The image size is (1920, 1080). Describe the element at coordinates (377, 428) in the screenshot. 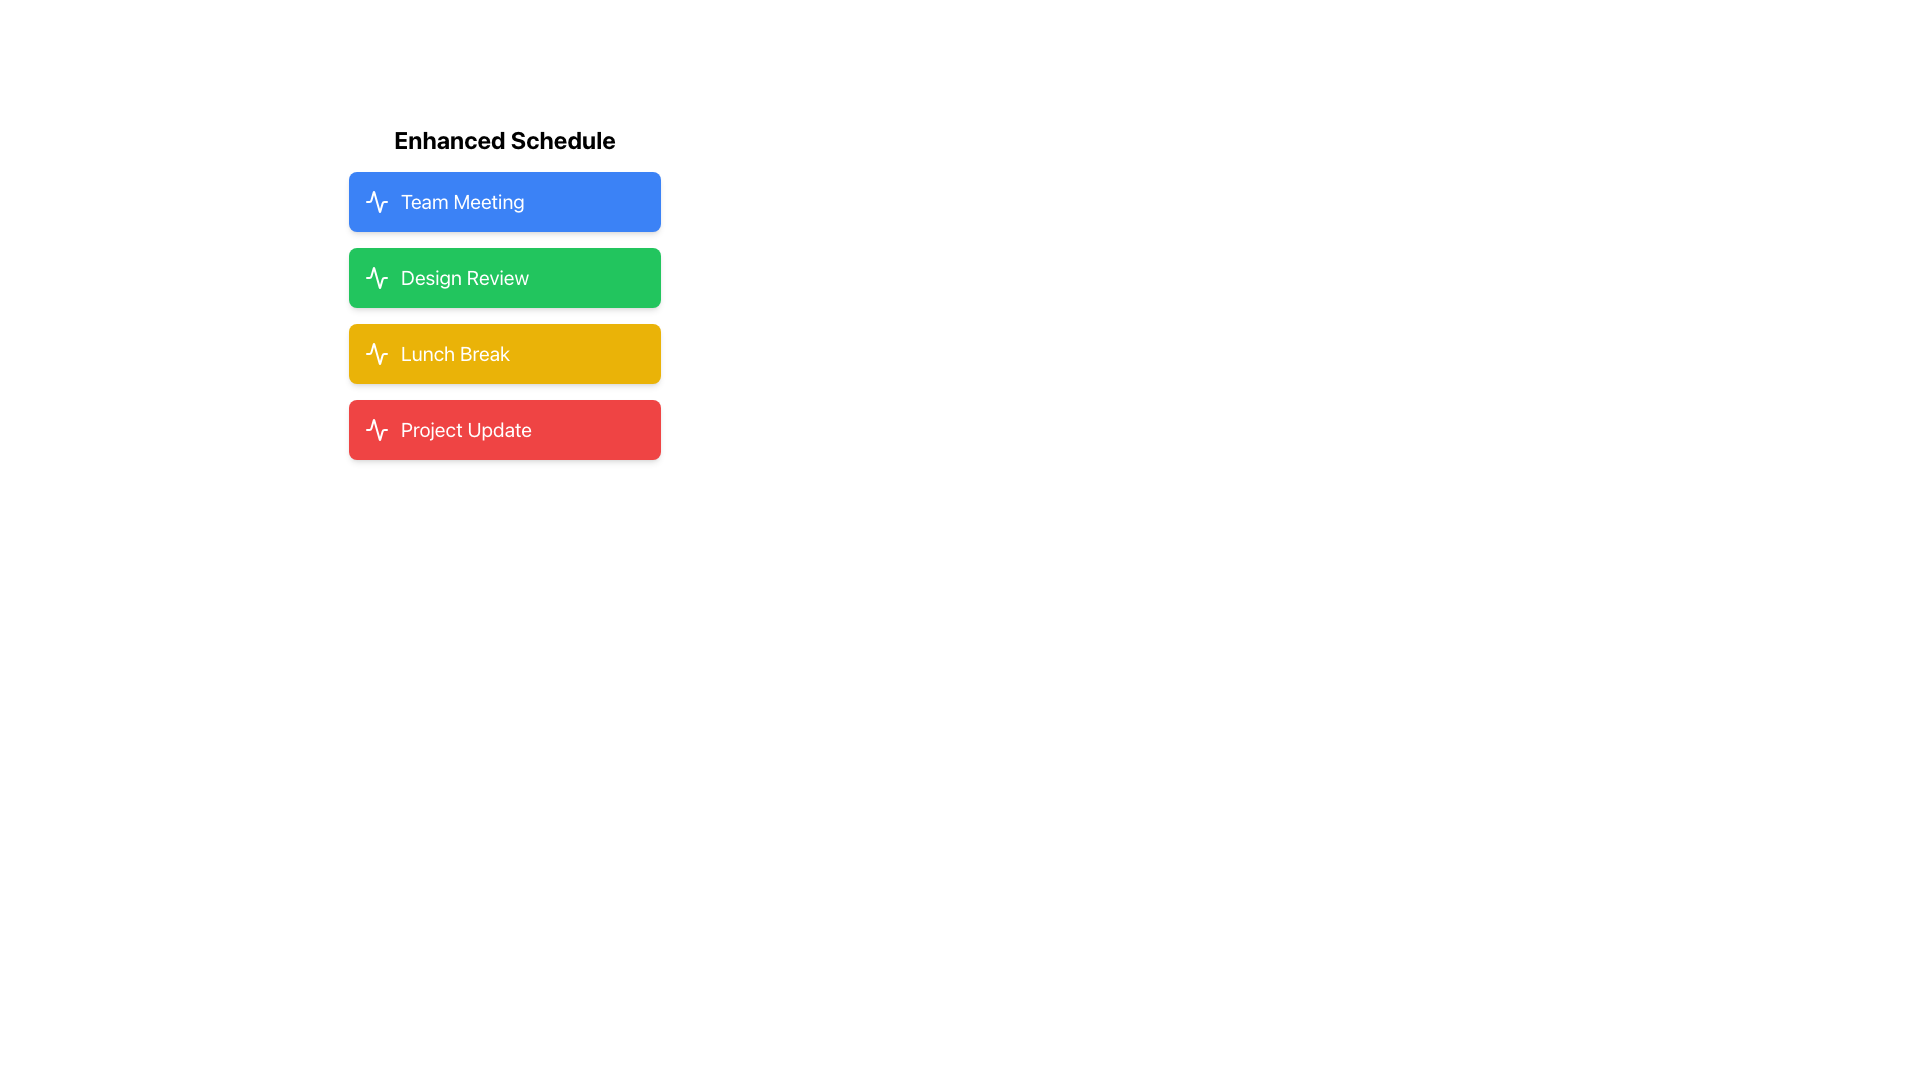

I see `the stylized 'activity' graph icon within the red rectangular button labeled 'Project Update', which is the last button in a vertical list` at that location.